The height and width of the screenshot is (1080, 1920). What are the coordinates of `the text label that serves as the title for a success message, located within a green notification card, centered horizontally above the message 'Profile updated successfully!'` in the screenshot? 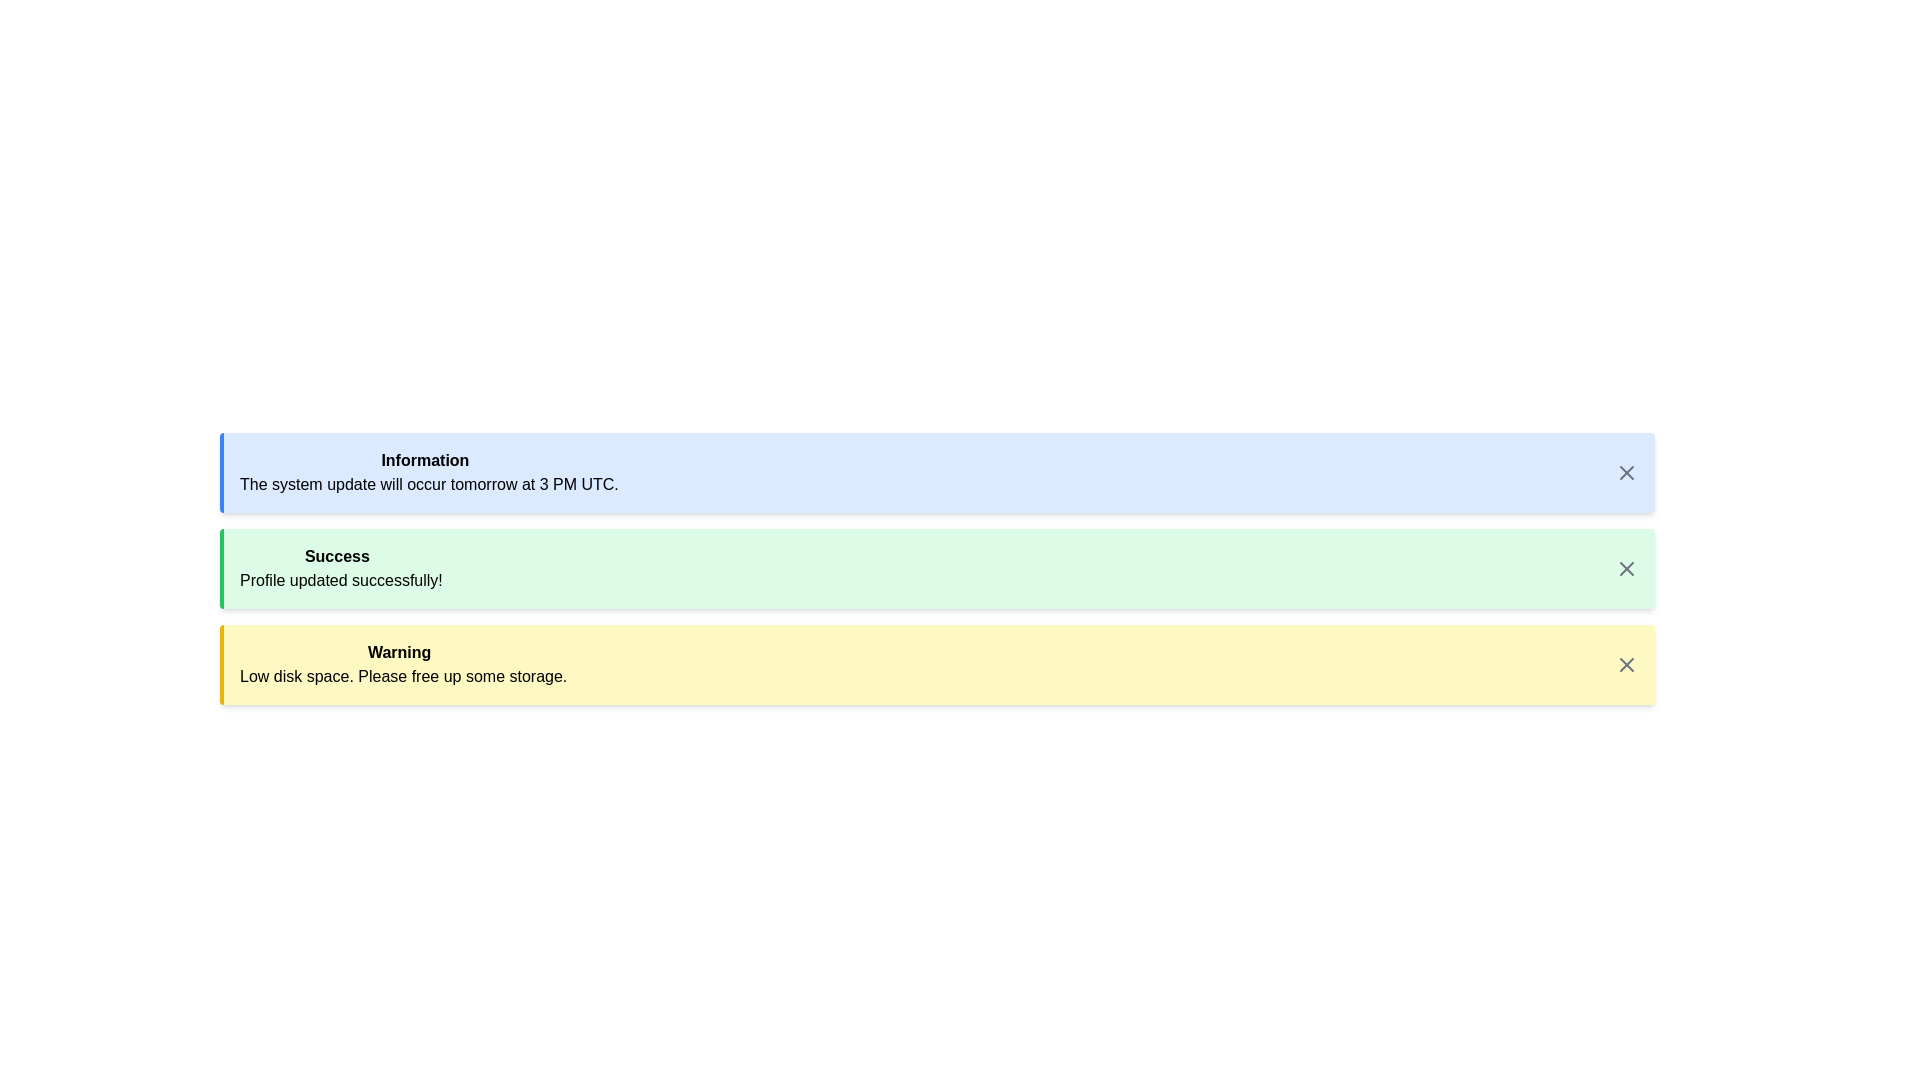 It's located at (337, 556).